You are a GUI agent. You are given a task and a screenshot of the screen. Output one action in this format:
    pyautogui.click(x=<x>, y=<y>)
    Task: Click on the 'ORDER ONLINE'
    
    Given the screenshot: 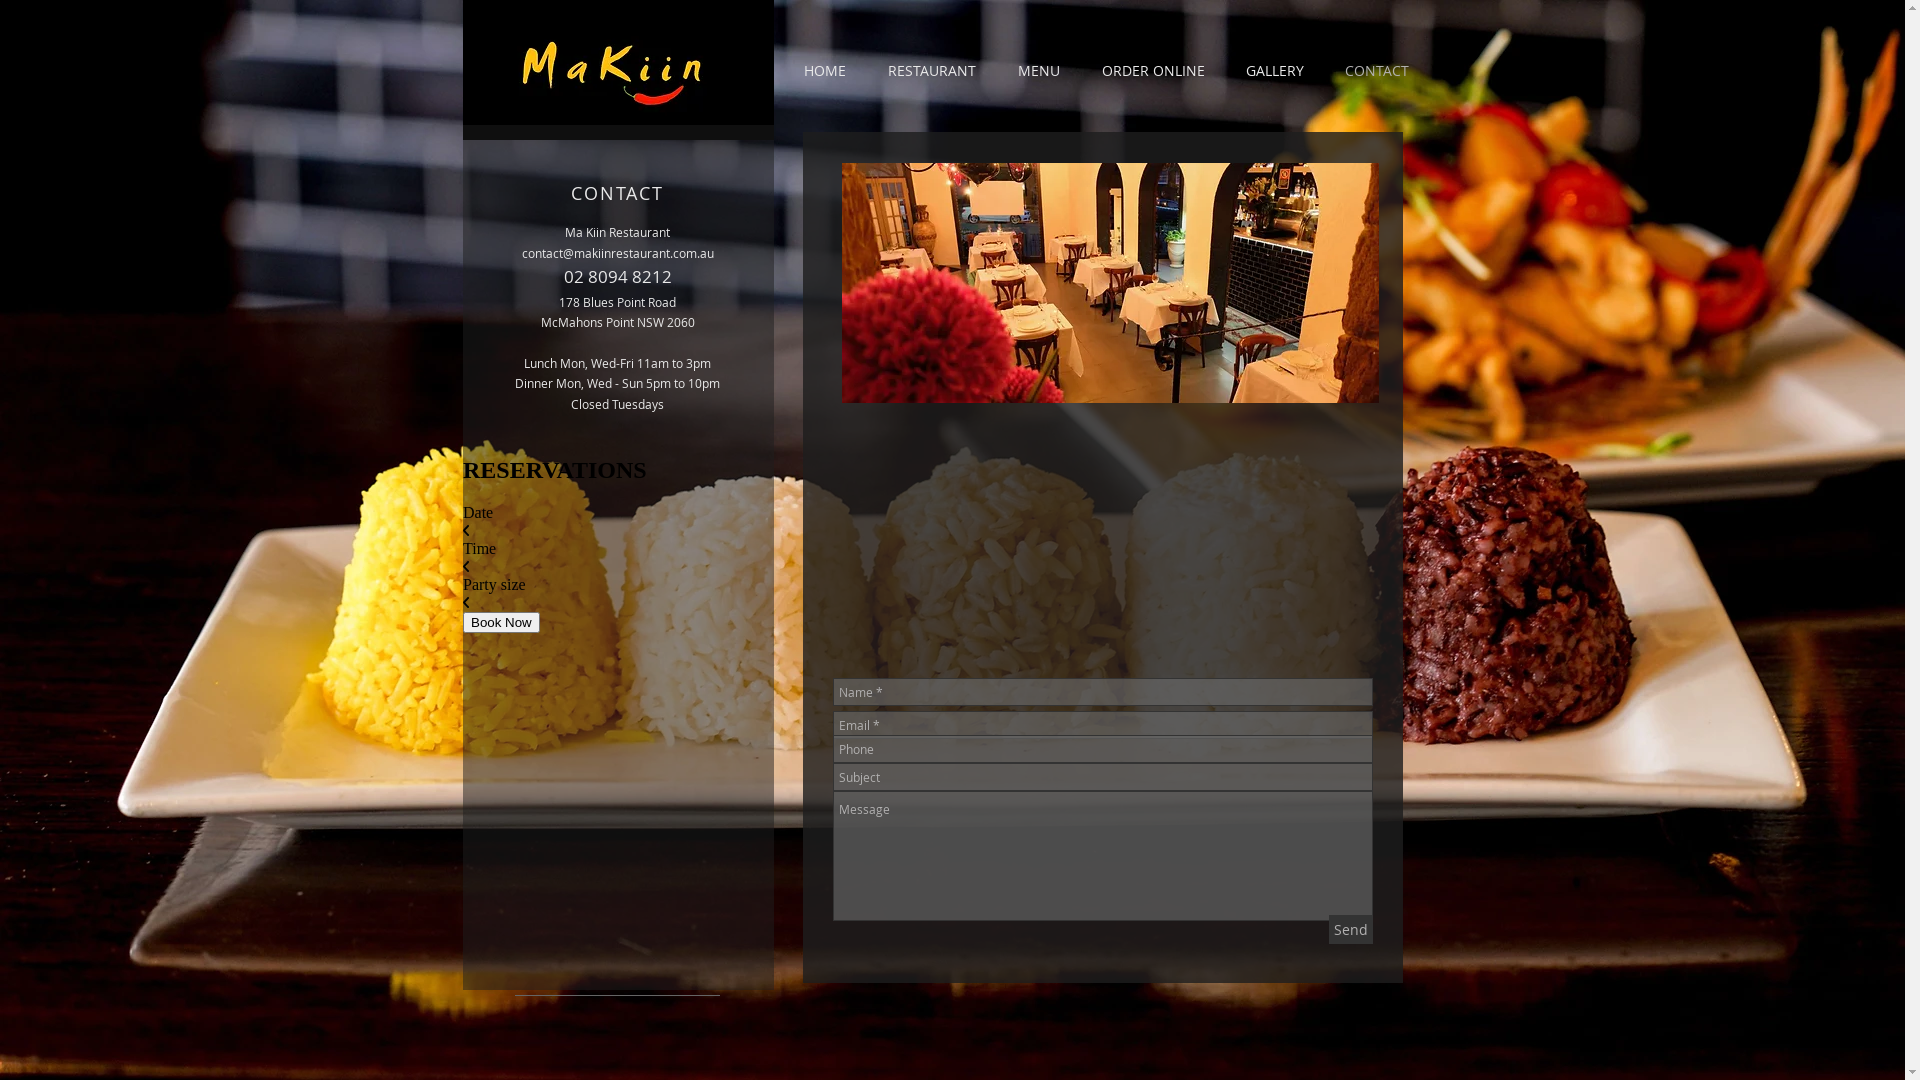 What is the action you would take?
    pyautogui.click(x=1152, y=69)
    